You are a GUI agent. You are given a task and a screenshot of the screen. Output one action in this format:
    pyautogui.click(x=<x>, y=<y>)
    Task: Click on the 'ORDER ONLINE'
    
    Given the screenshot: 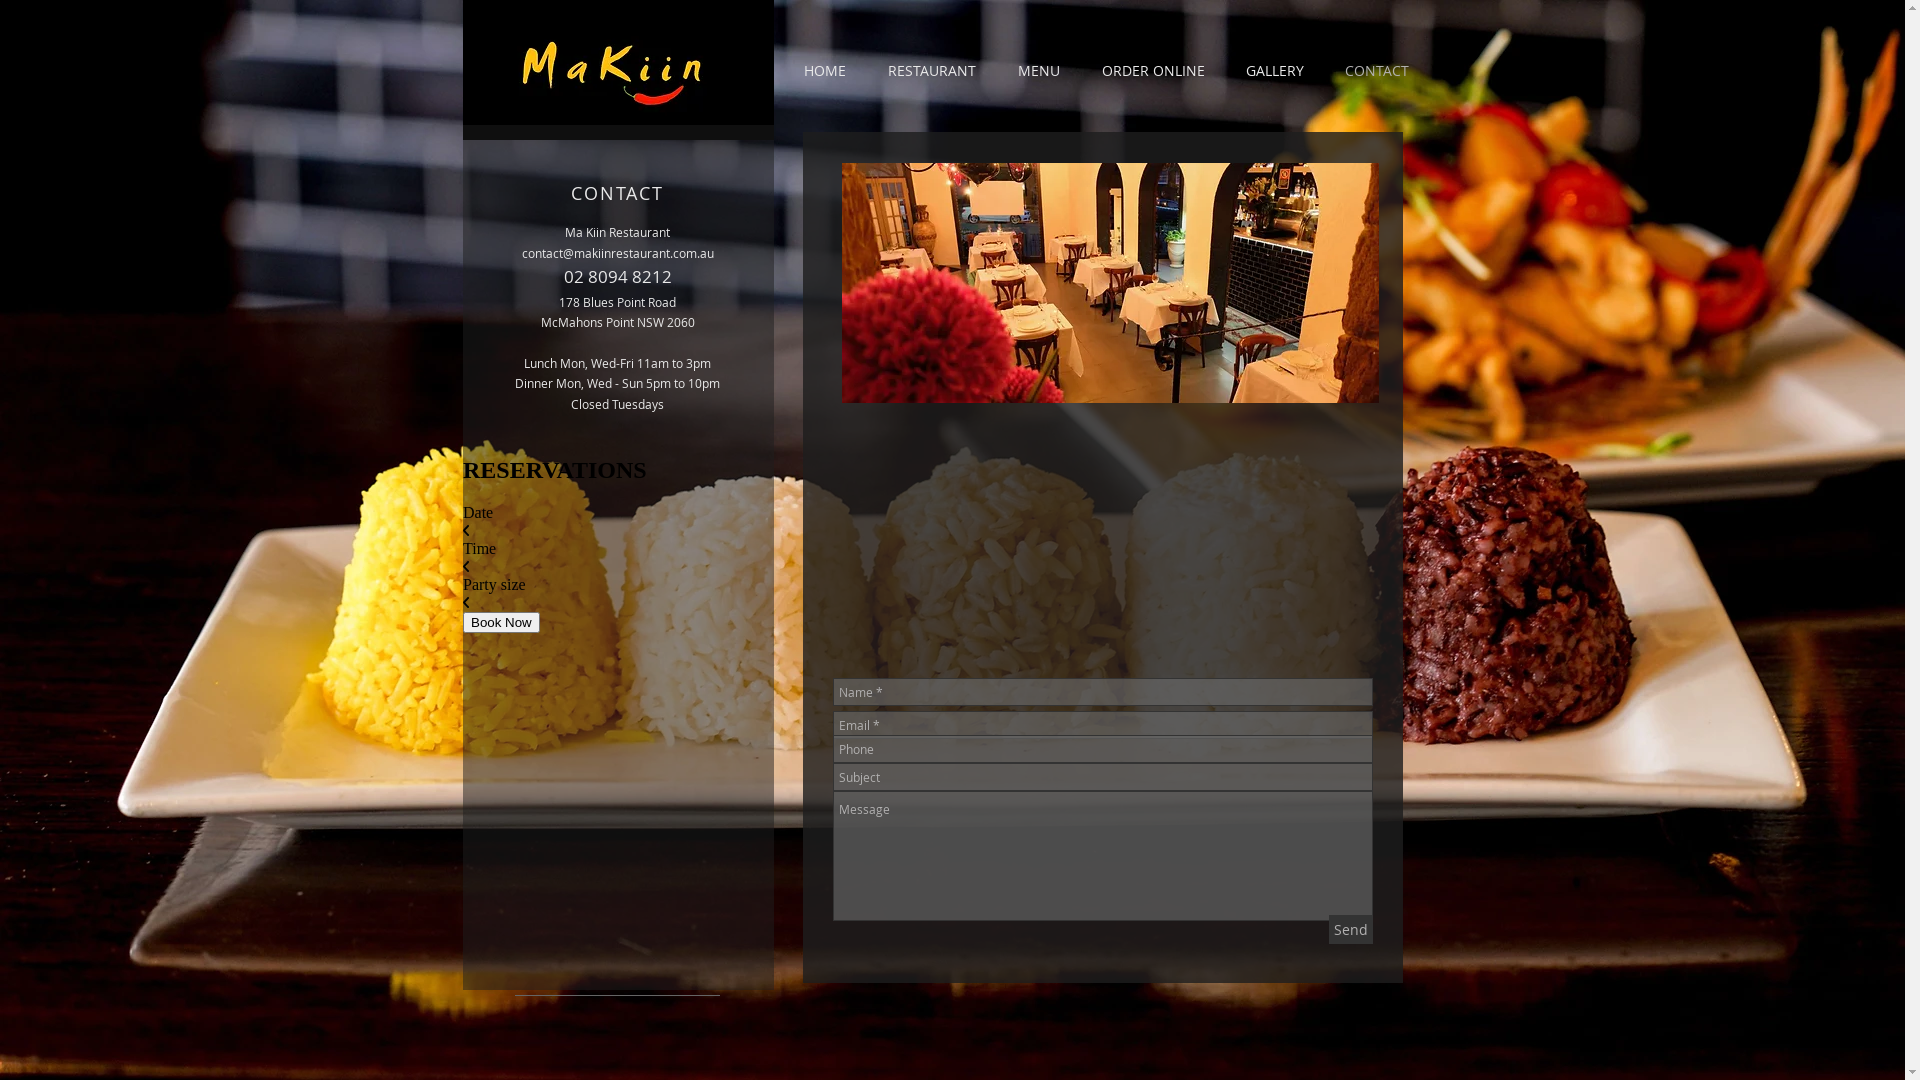 What is the action you would take?
    pyautogui.click(x=1152, y=69)
    